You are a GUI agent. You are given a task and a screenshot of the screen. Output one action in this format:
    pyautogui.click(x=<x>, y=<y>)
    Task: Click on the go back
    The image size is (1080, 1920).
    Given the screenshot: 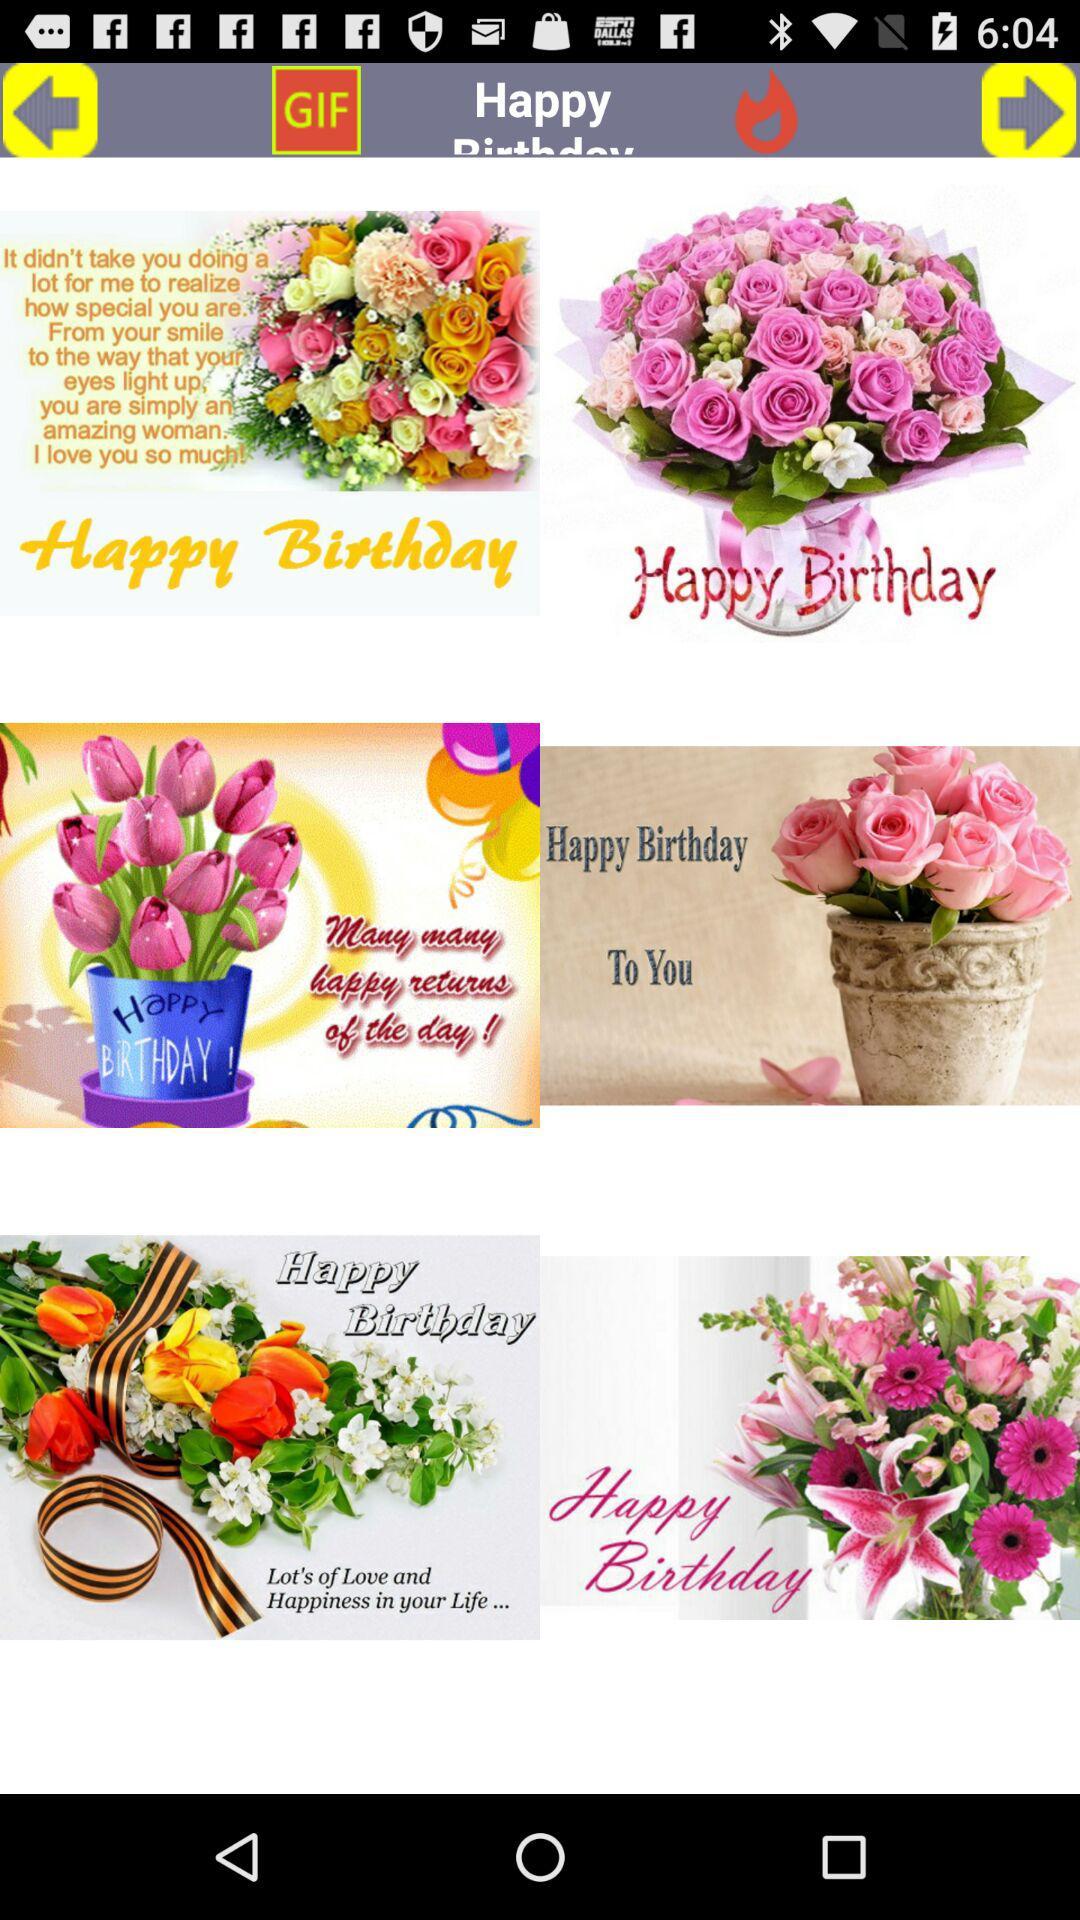 What is the action you would take?
    pyautogui.click(x=49, y=109)
    